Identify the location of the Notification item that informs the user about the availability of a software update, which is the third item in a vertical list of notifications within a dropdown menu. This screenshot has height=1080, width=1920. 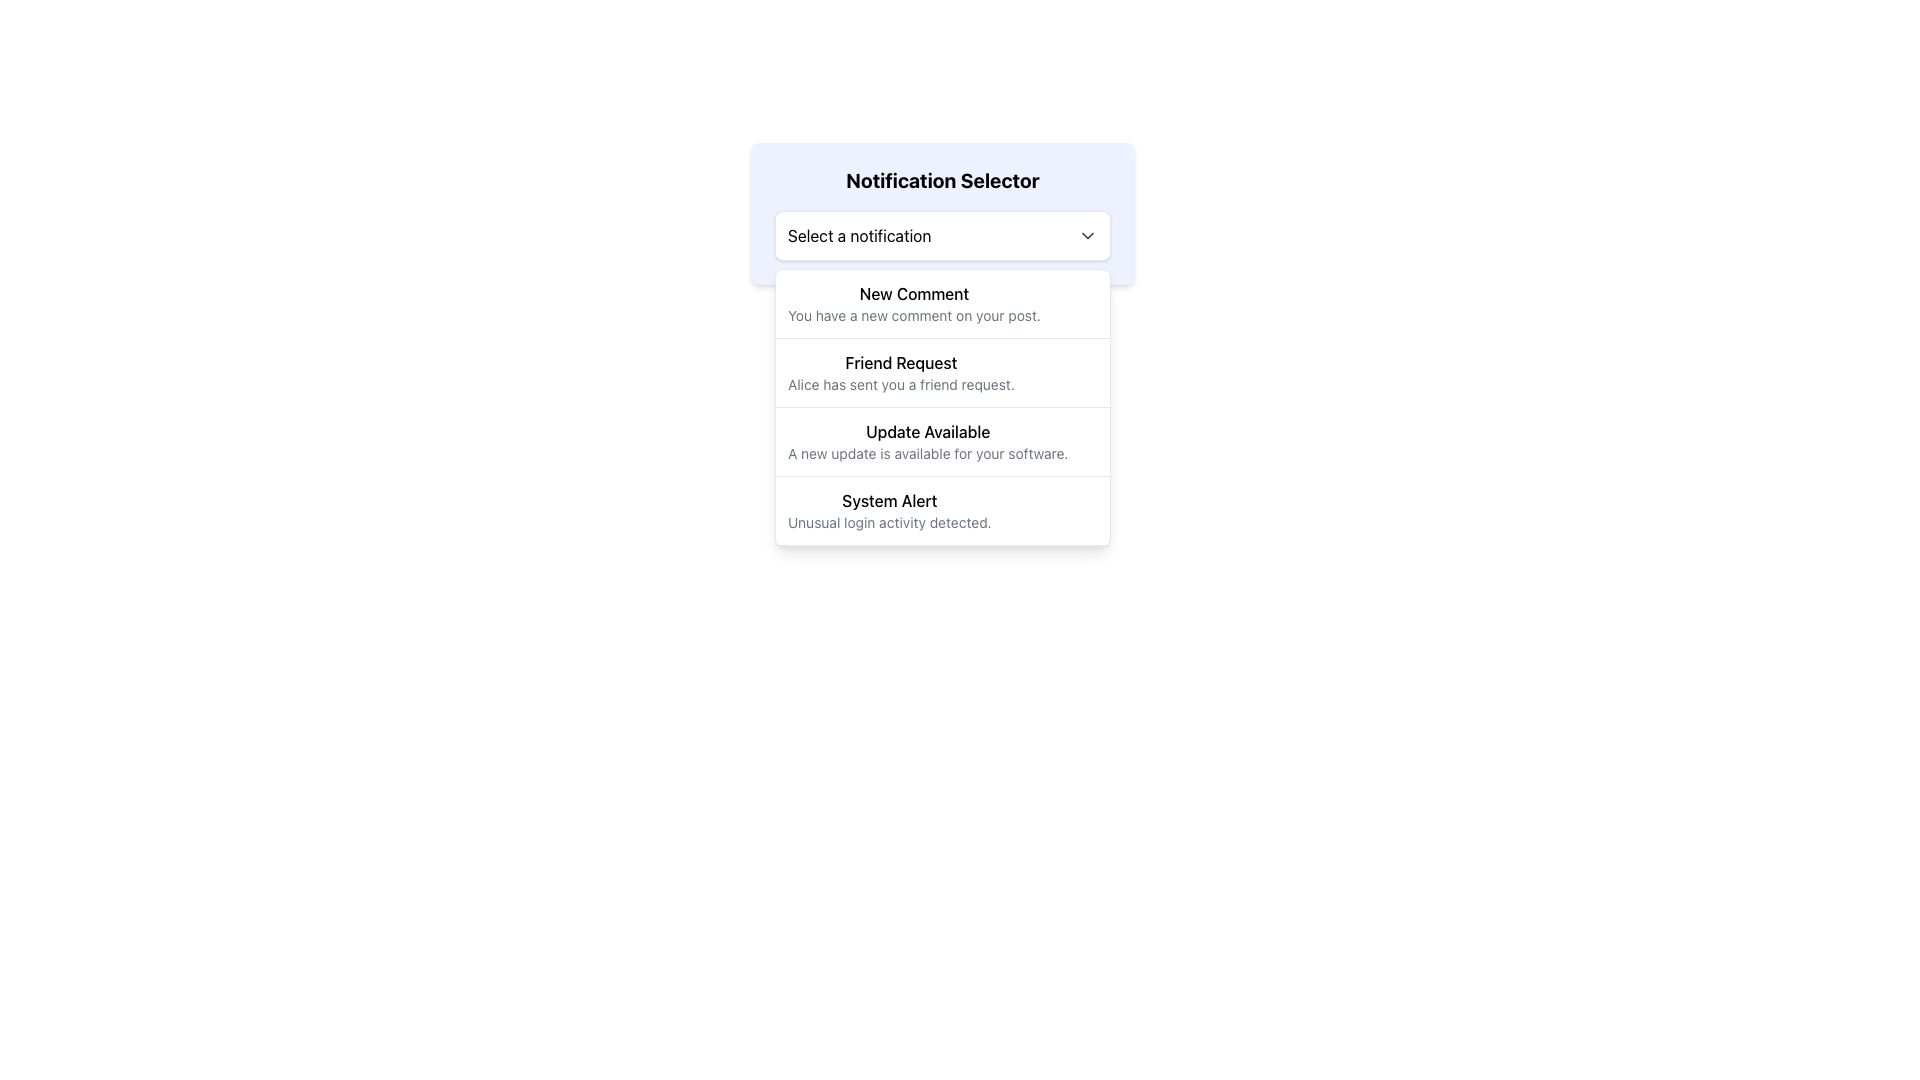
(926, 441).